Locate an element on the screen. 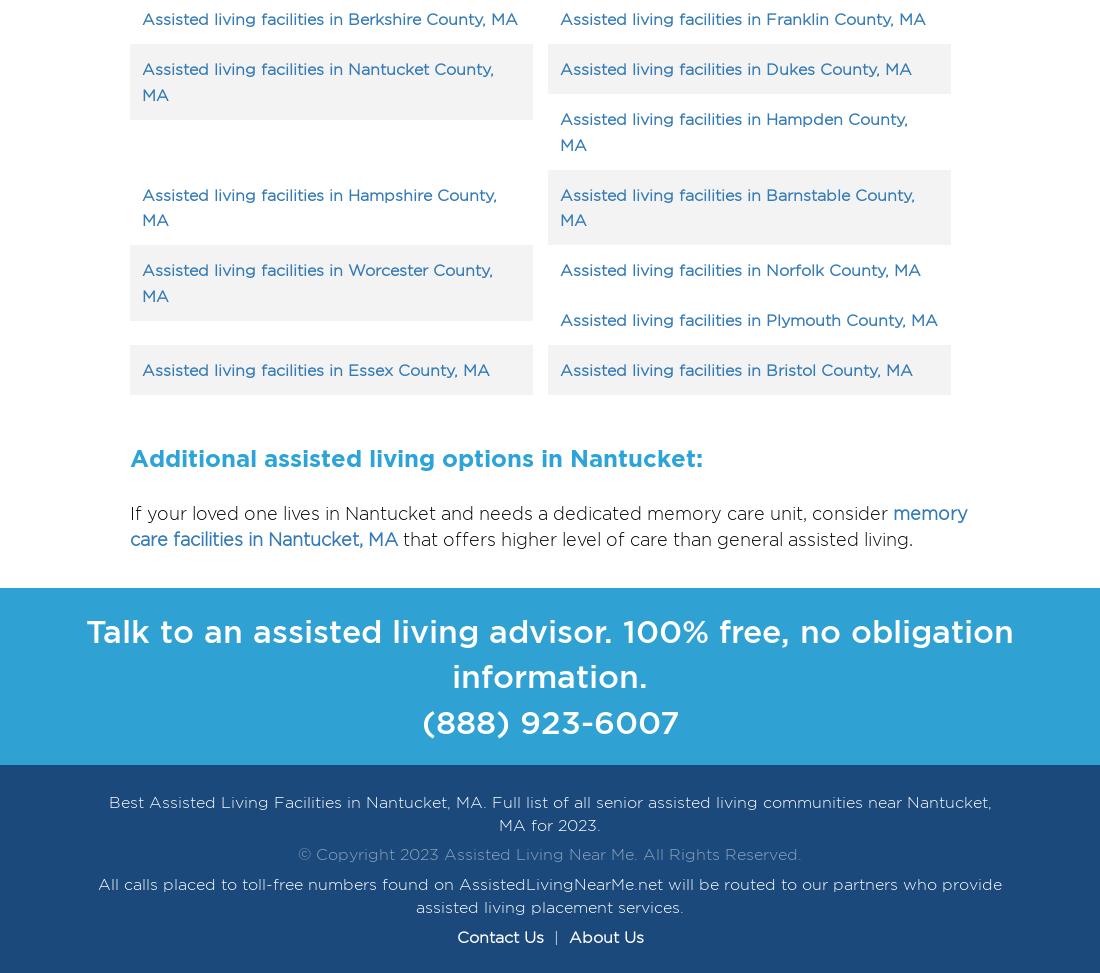  'Additional assisted living options in Nantucket:' is located at coordinates (415, 457).